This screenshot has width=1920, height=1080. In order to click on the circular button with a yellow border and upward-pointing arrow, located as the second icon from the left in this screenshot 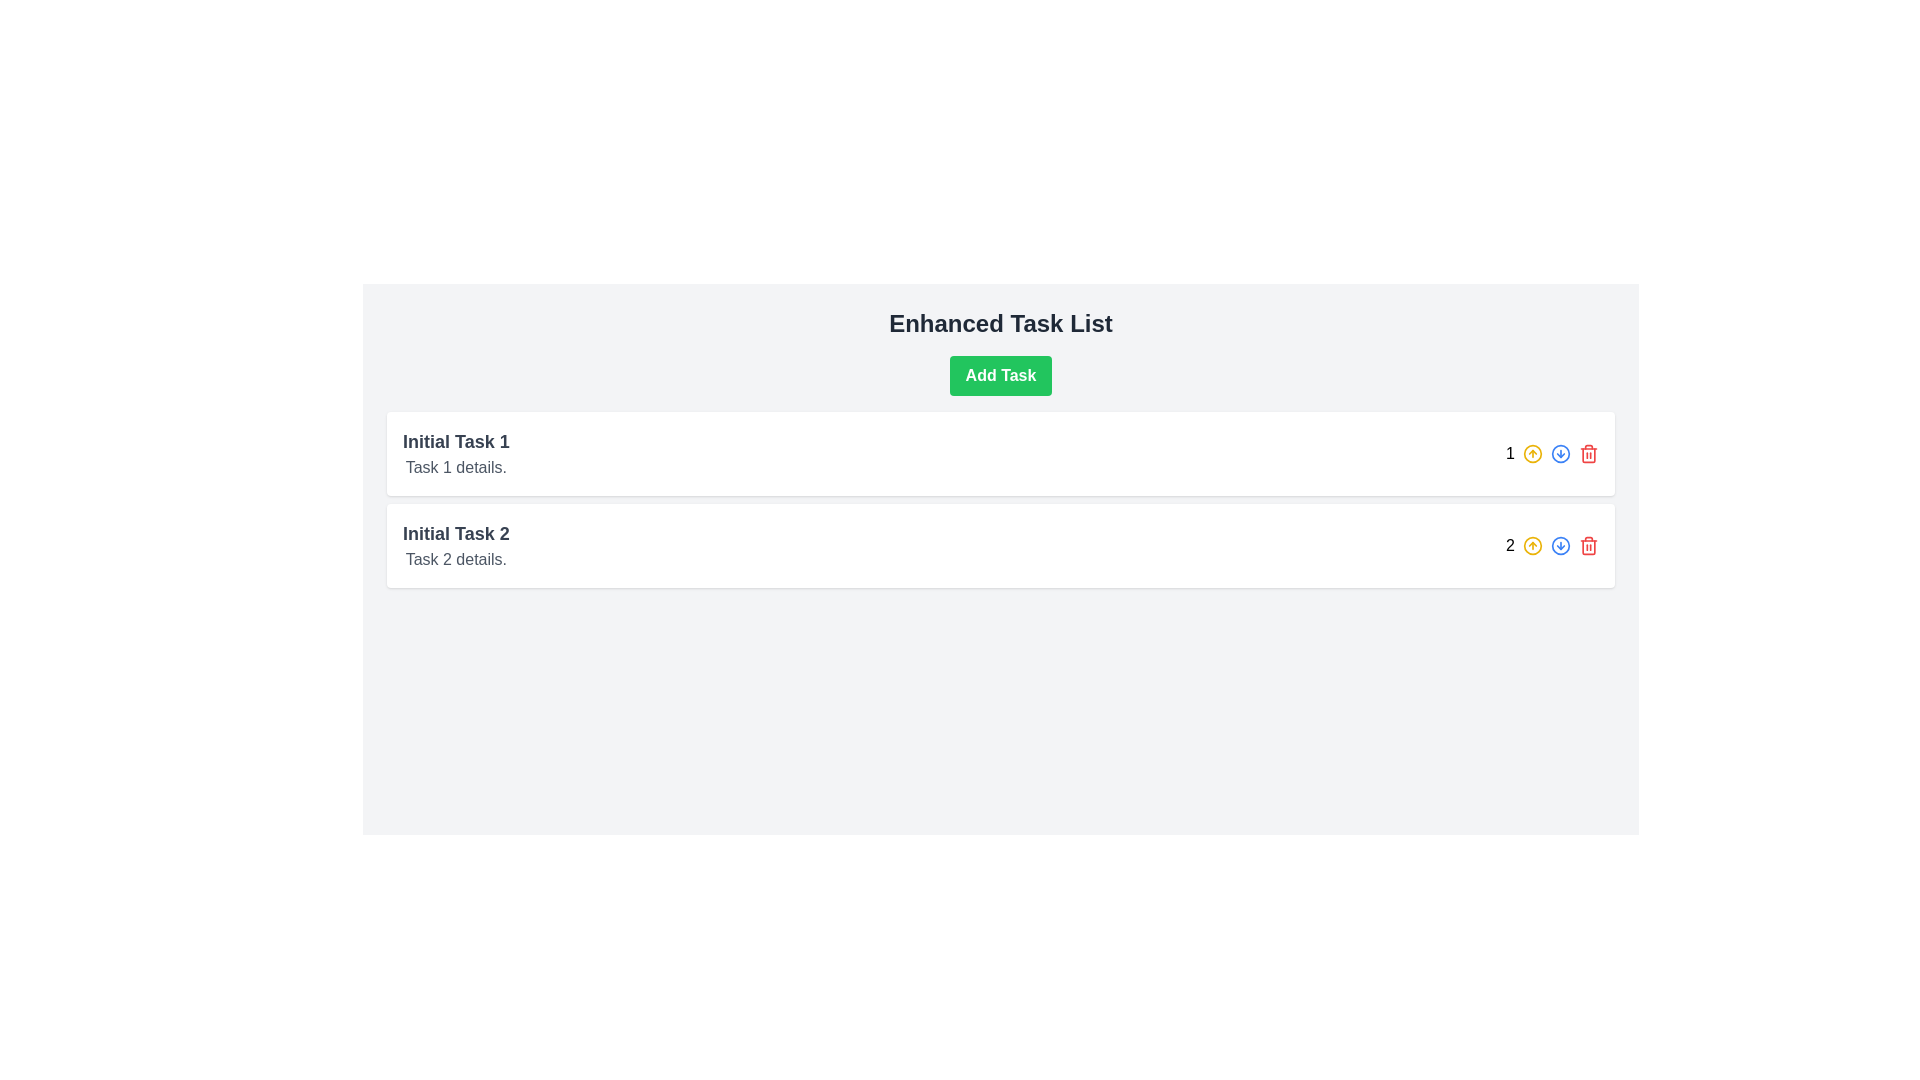, I will do `click(1531, 454)`.